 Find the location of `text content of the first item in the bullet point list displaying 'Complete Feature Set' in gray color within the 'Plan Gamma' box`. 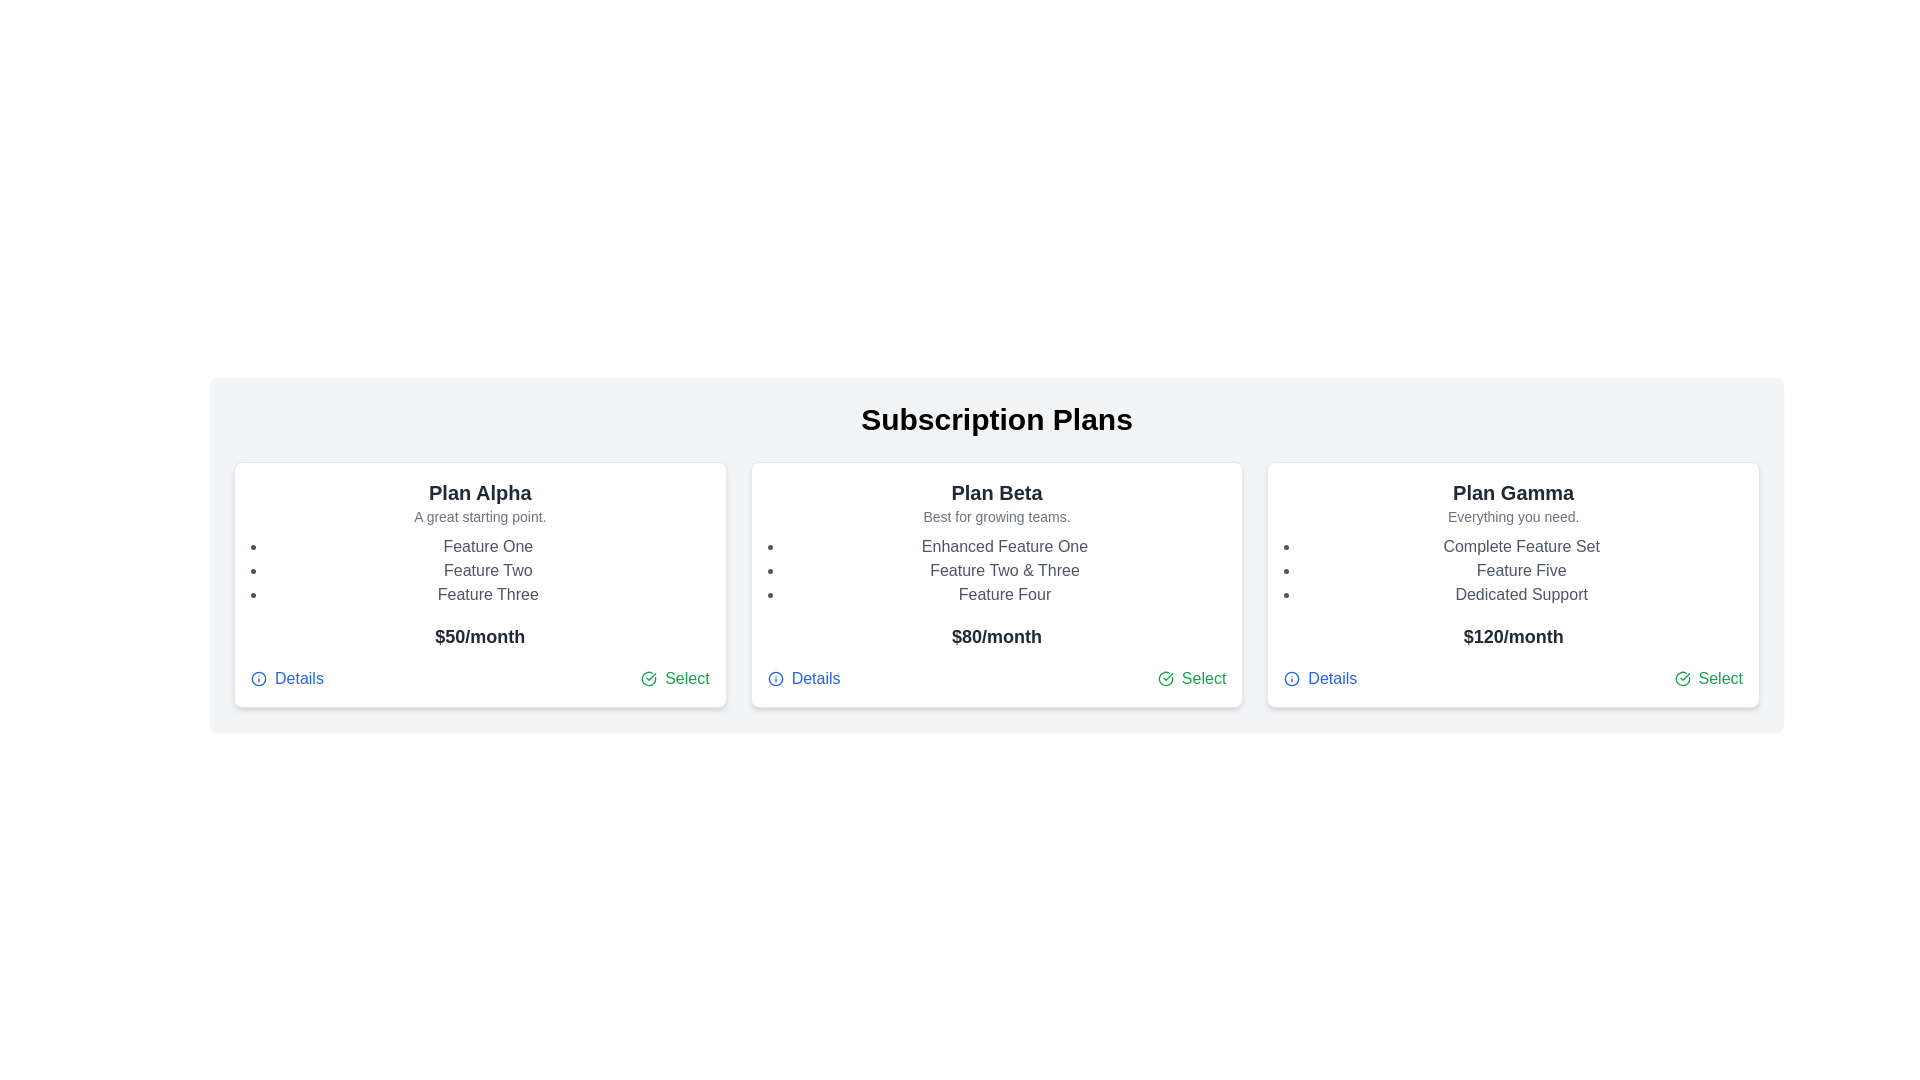

text content of the first item in the bullet point list displaying 'Complete Feature Set' in gray color within the 'Plan Gamma' box is located at coordinates (1520, 547).